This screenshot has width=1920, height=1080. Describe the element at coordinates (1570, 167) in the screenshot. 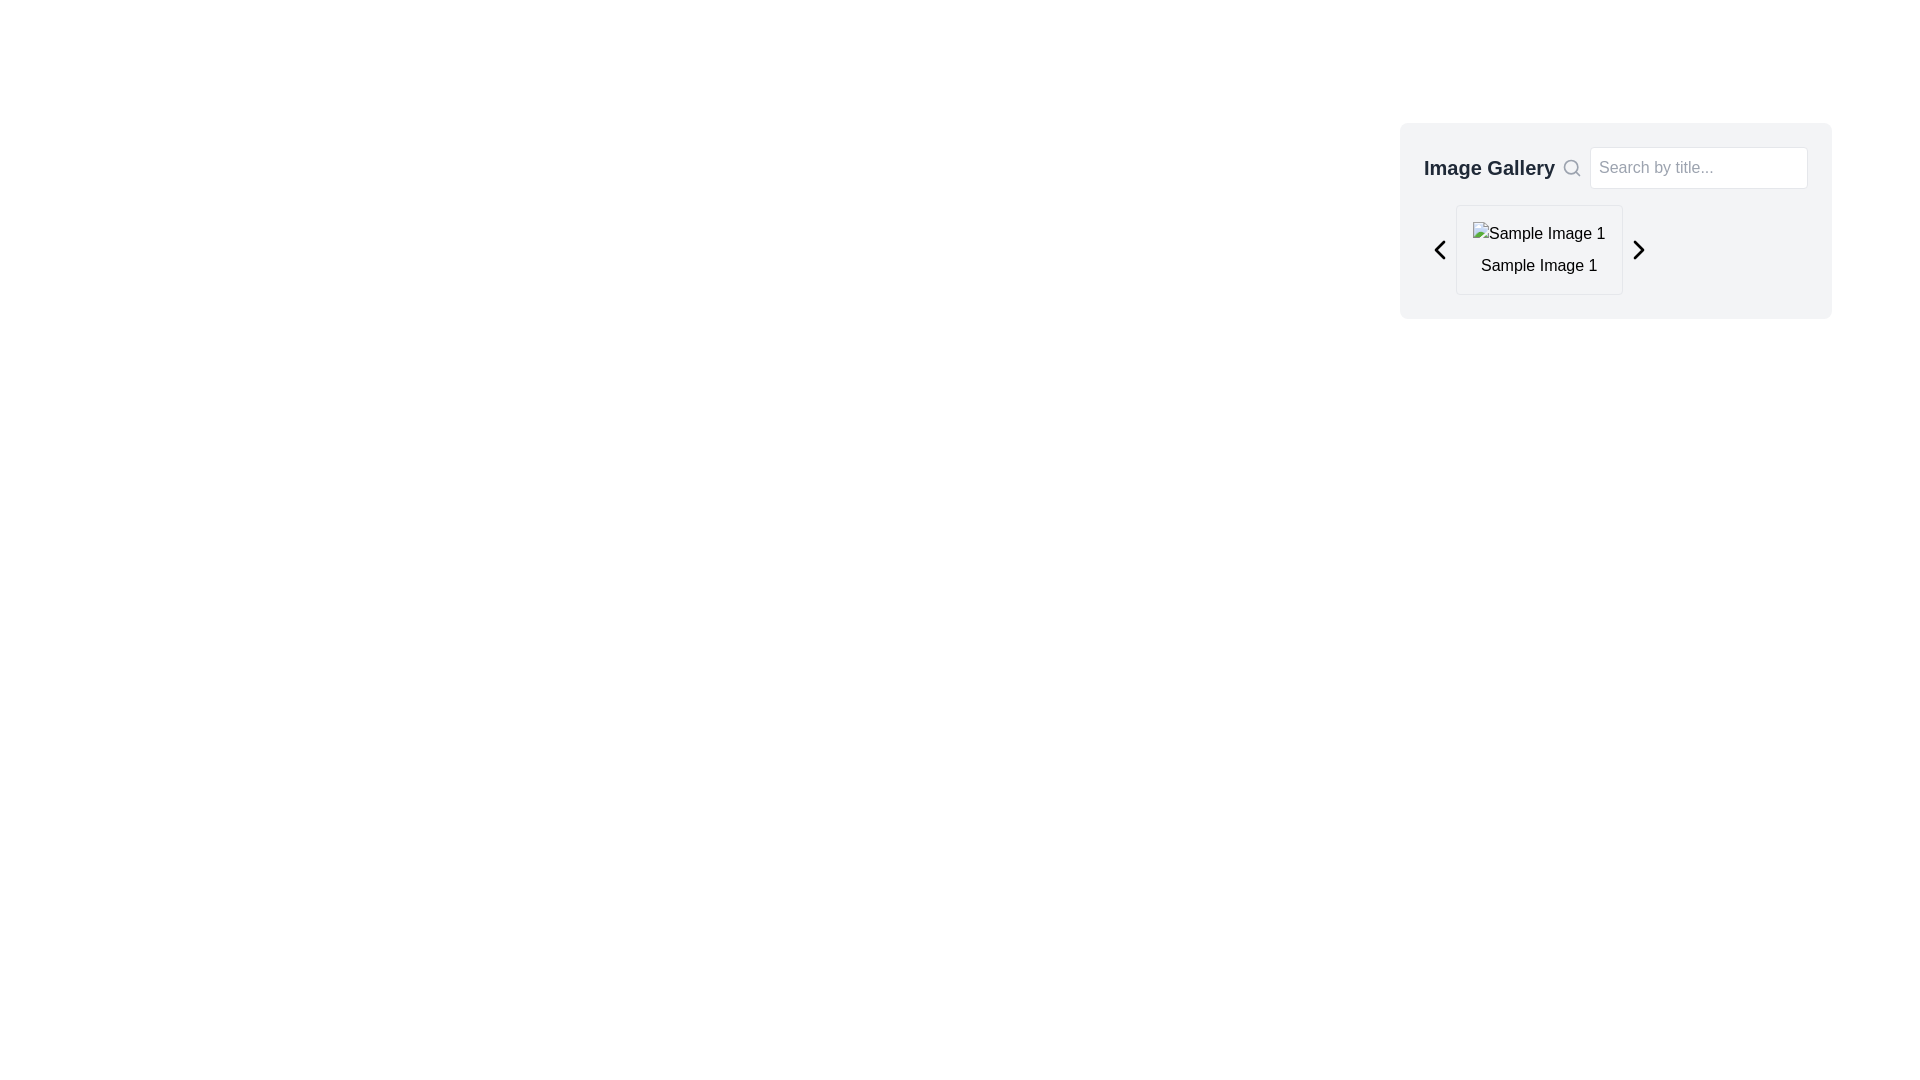

I see `the magnifying glass icon, which is a gray vector graphic with a circular lens and diagonal handle, located to the left of the search input field` at that location.